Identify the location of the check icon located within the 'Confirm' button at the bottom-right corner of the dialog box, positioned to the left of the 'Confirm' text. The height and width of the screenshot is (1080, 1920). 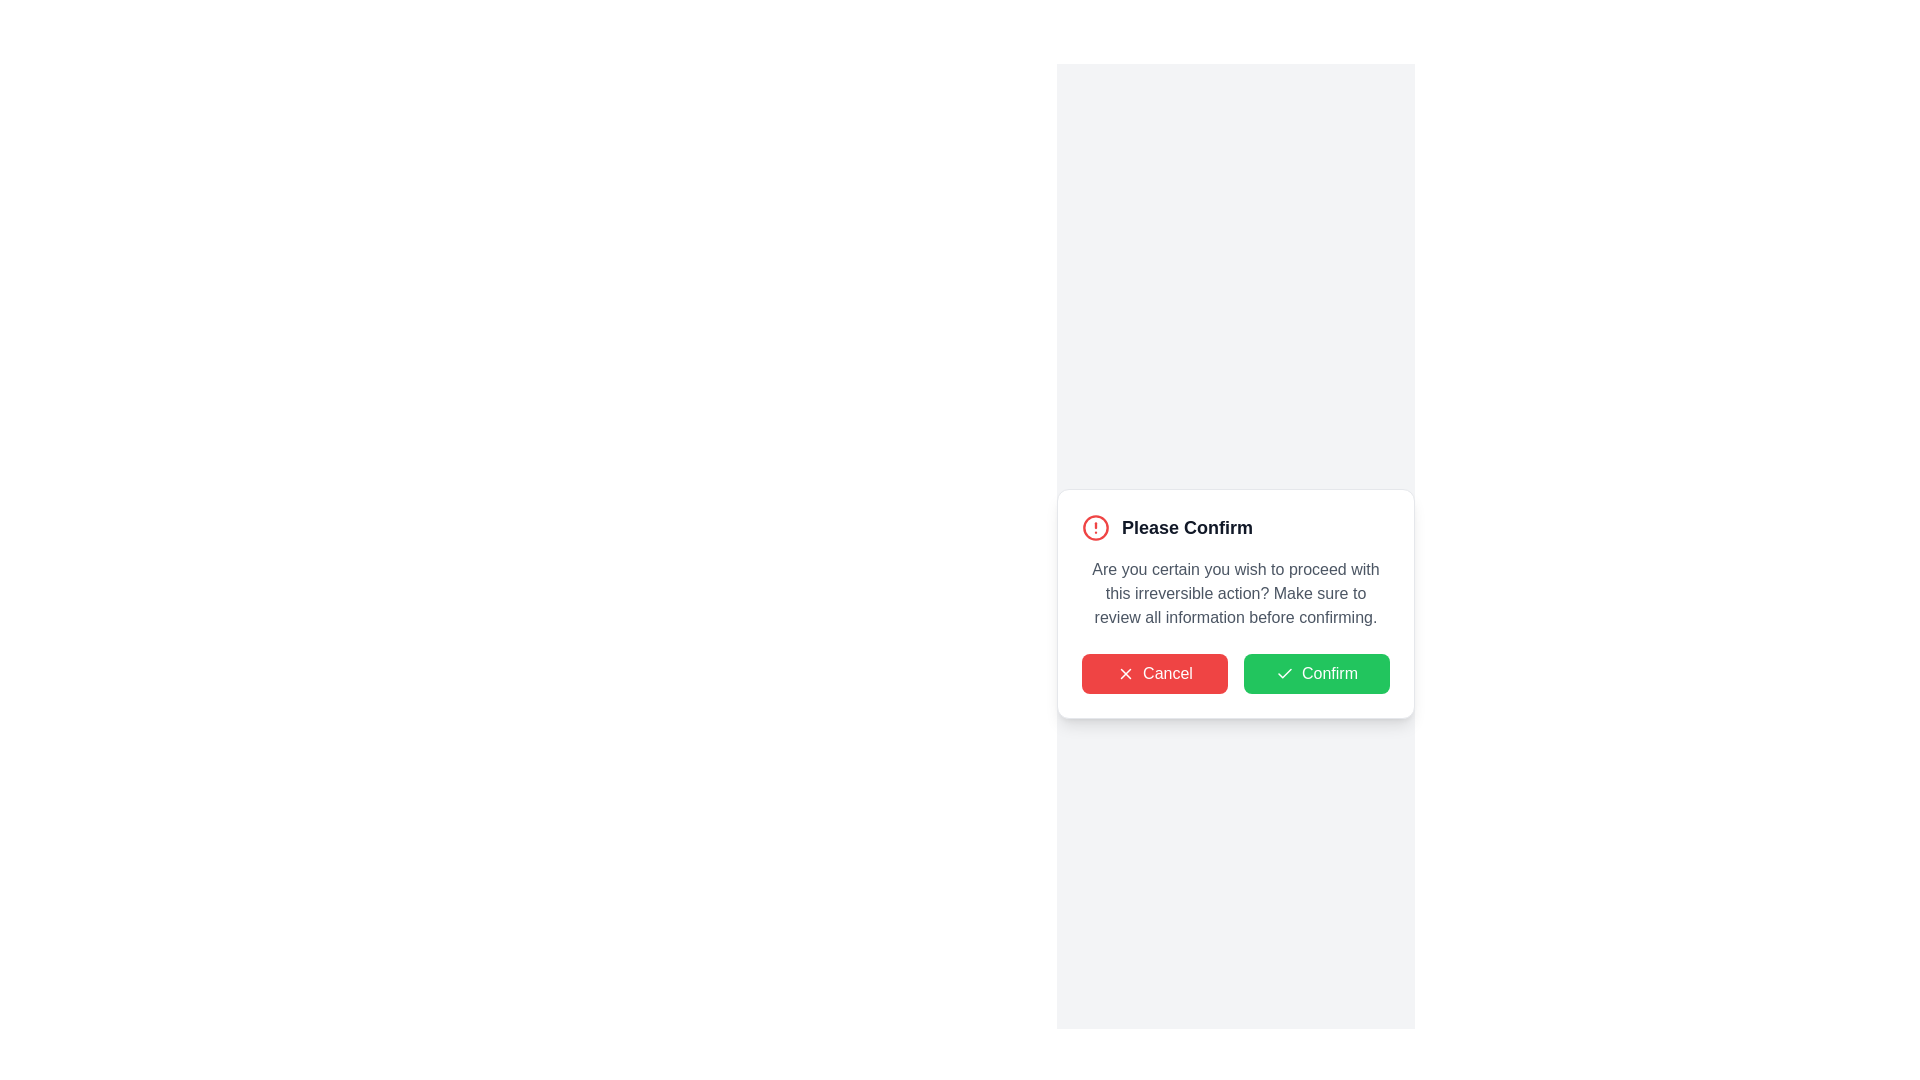
(1283, 674).